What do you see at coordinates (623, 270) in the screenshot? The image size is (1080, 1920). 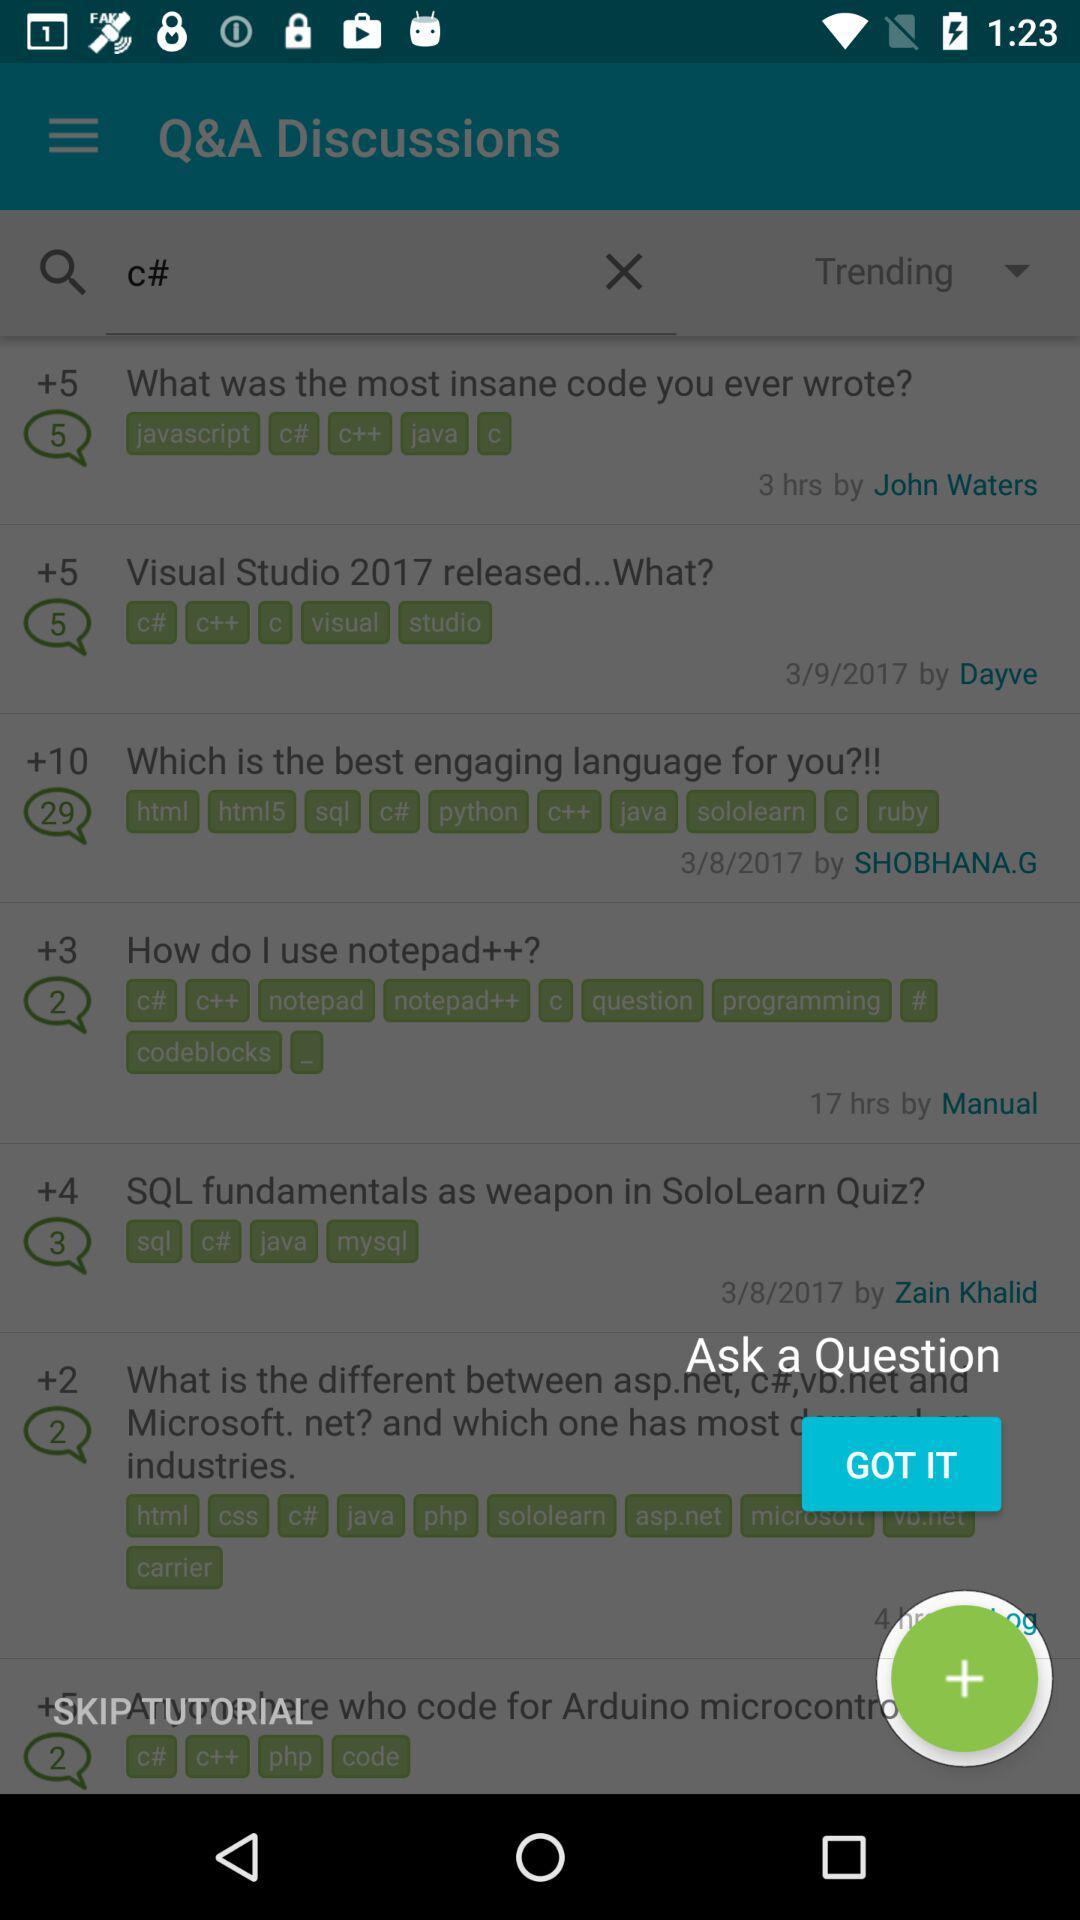 I see `the close icon` at bounding box center [623, 270].